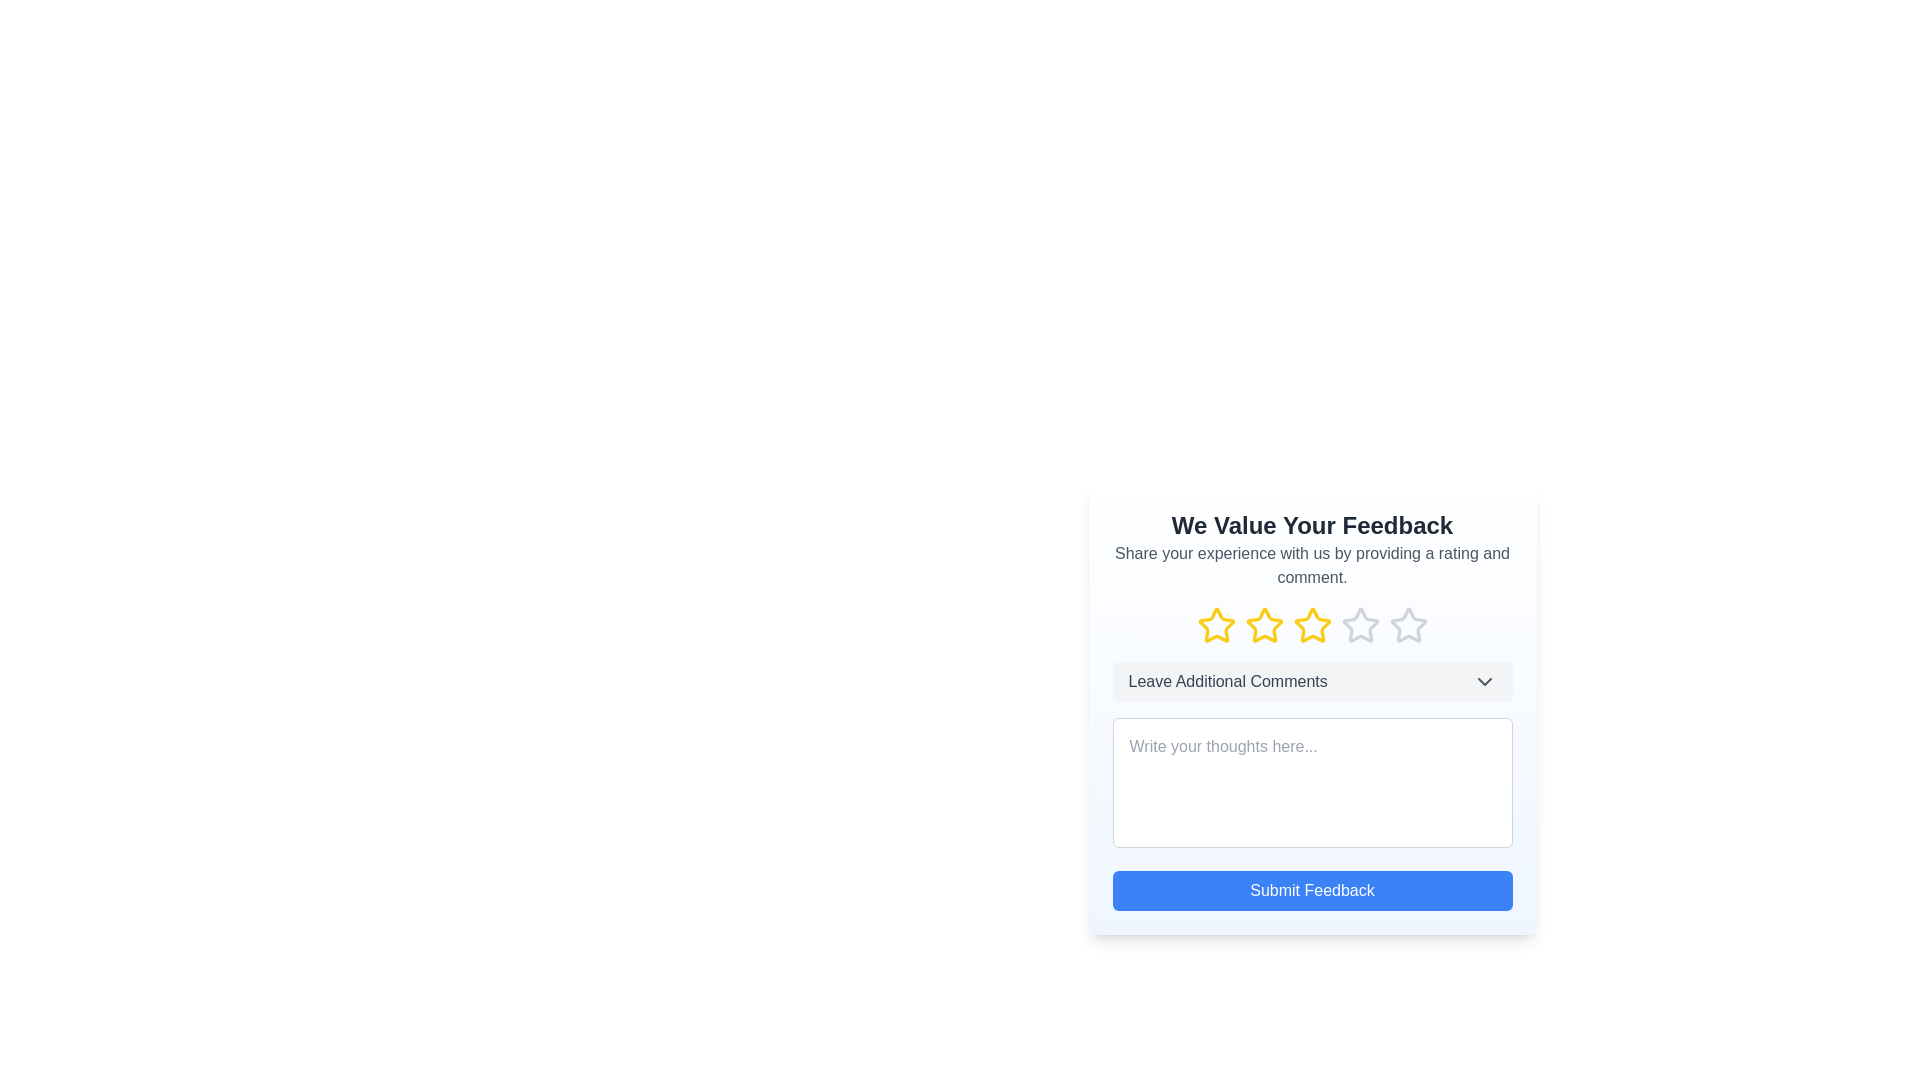  I want to click on the fifth star icon outlined in gray with a hollow interior in the feedback rating interface, so click(1407, 624).